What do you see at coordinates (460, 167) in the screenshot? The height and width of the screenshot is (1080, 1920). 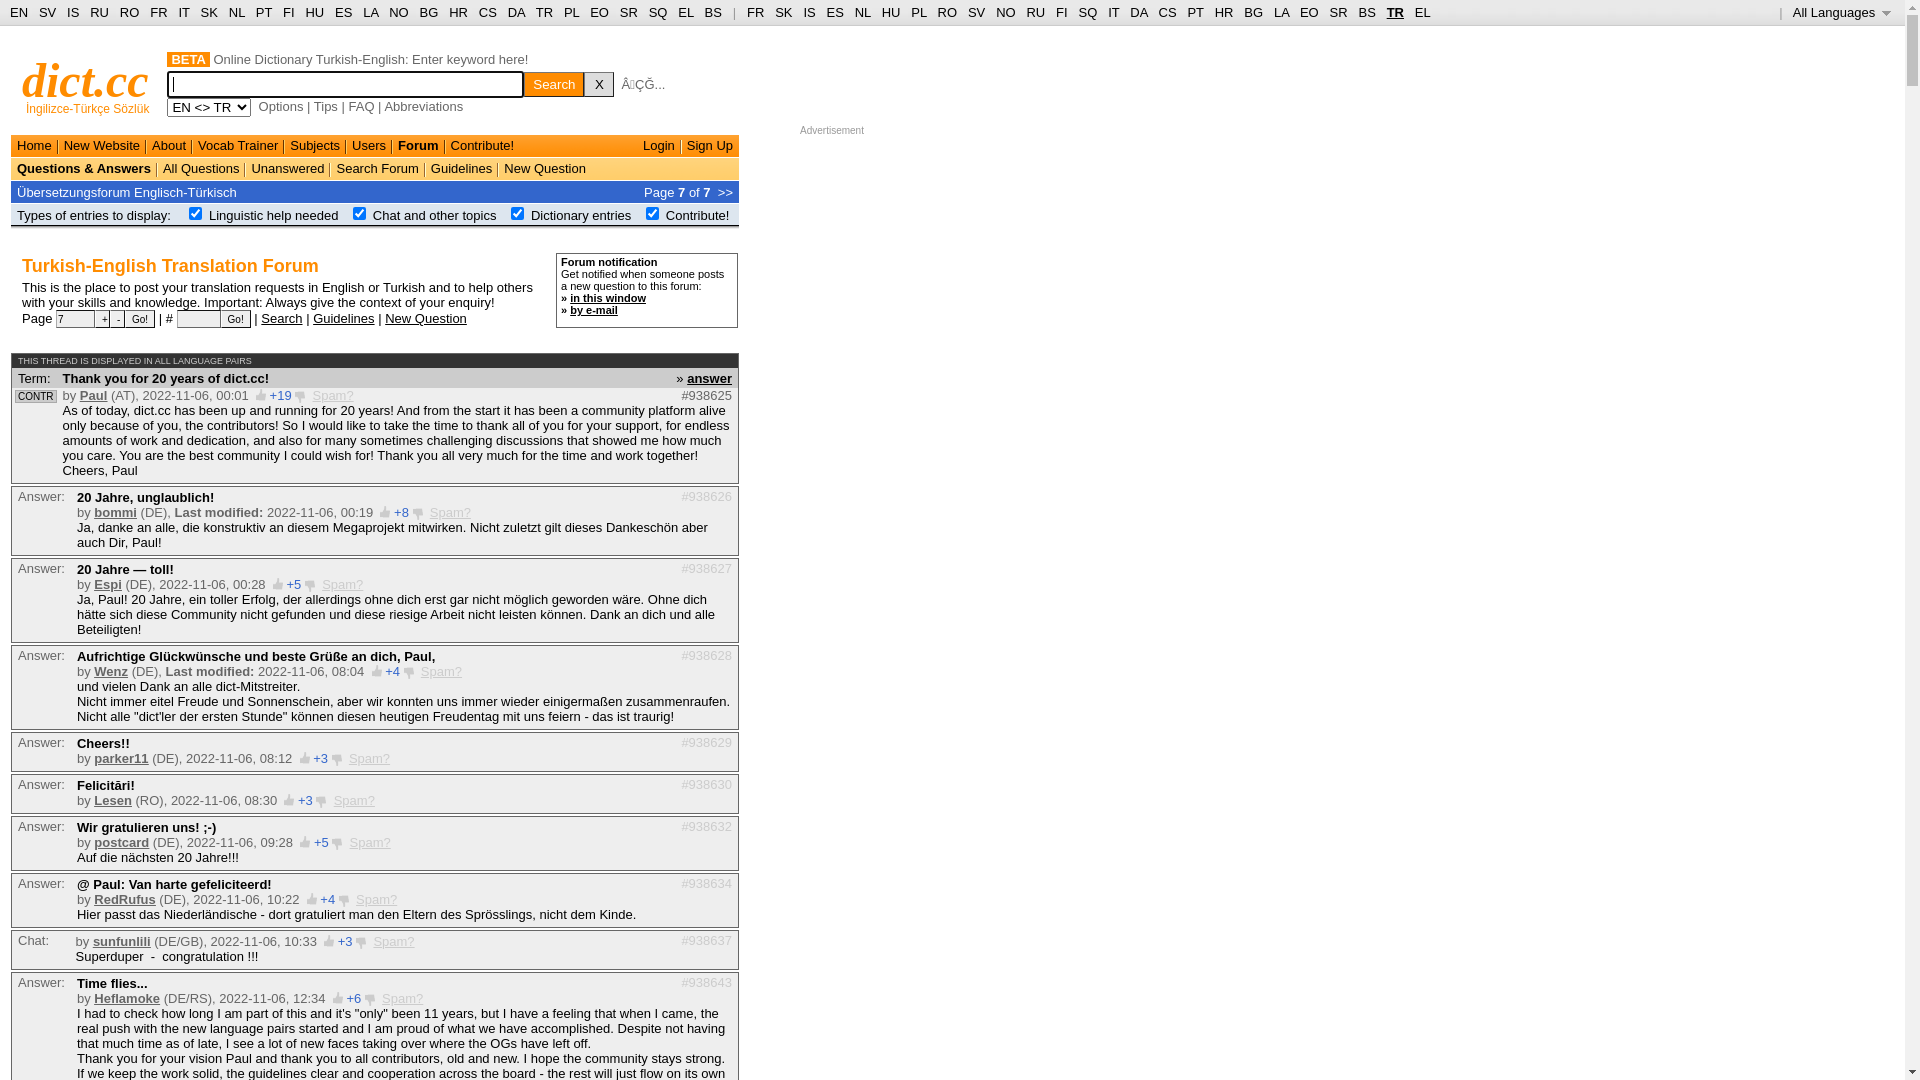 I see `'Guidelines'` at bounding box center [460, 167].